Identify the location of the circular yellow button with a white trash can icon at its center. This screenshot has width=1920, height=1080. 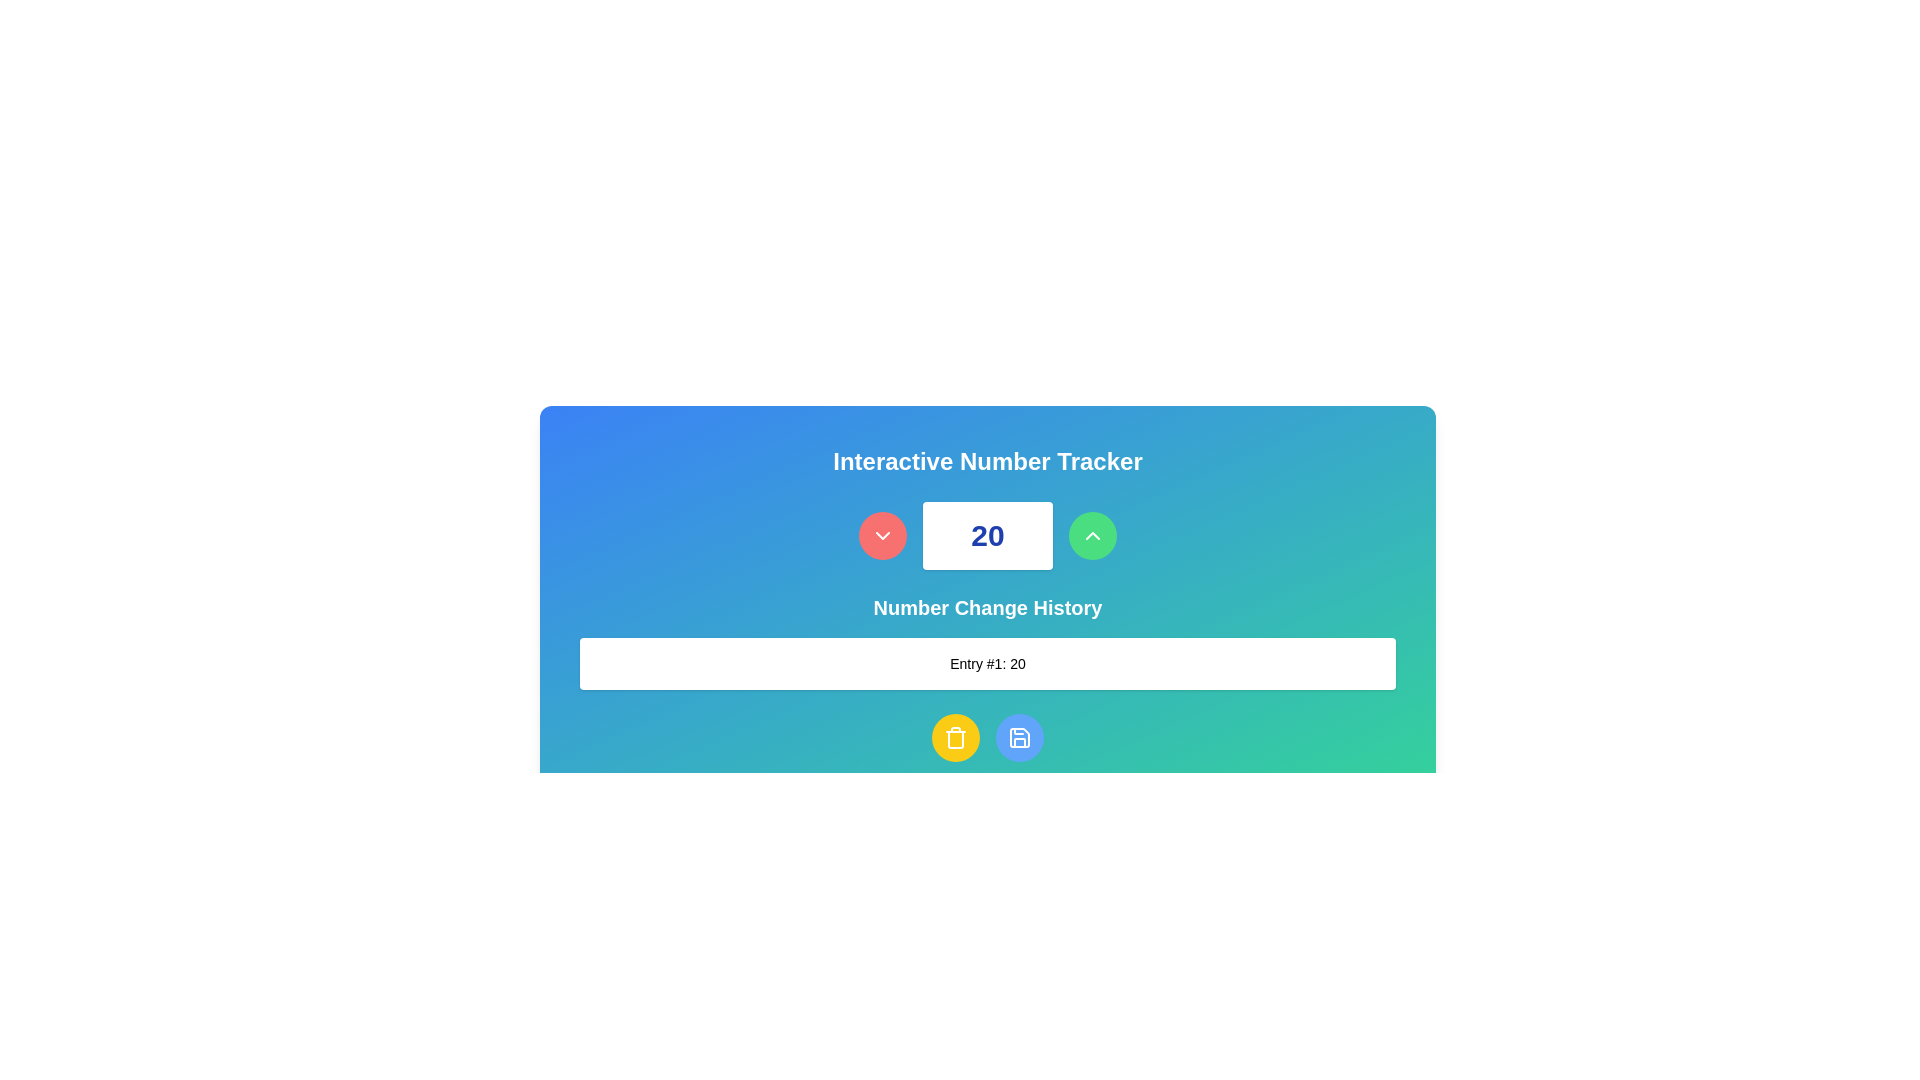
(954, 737).